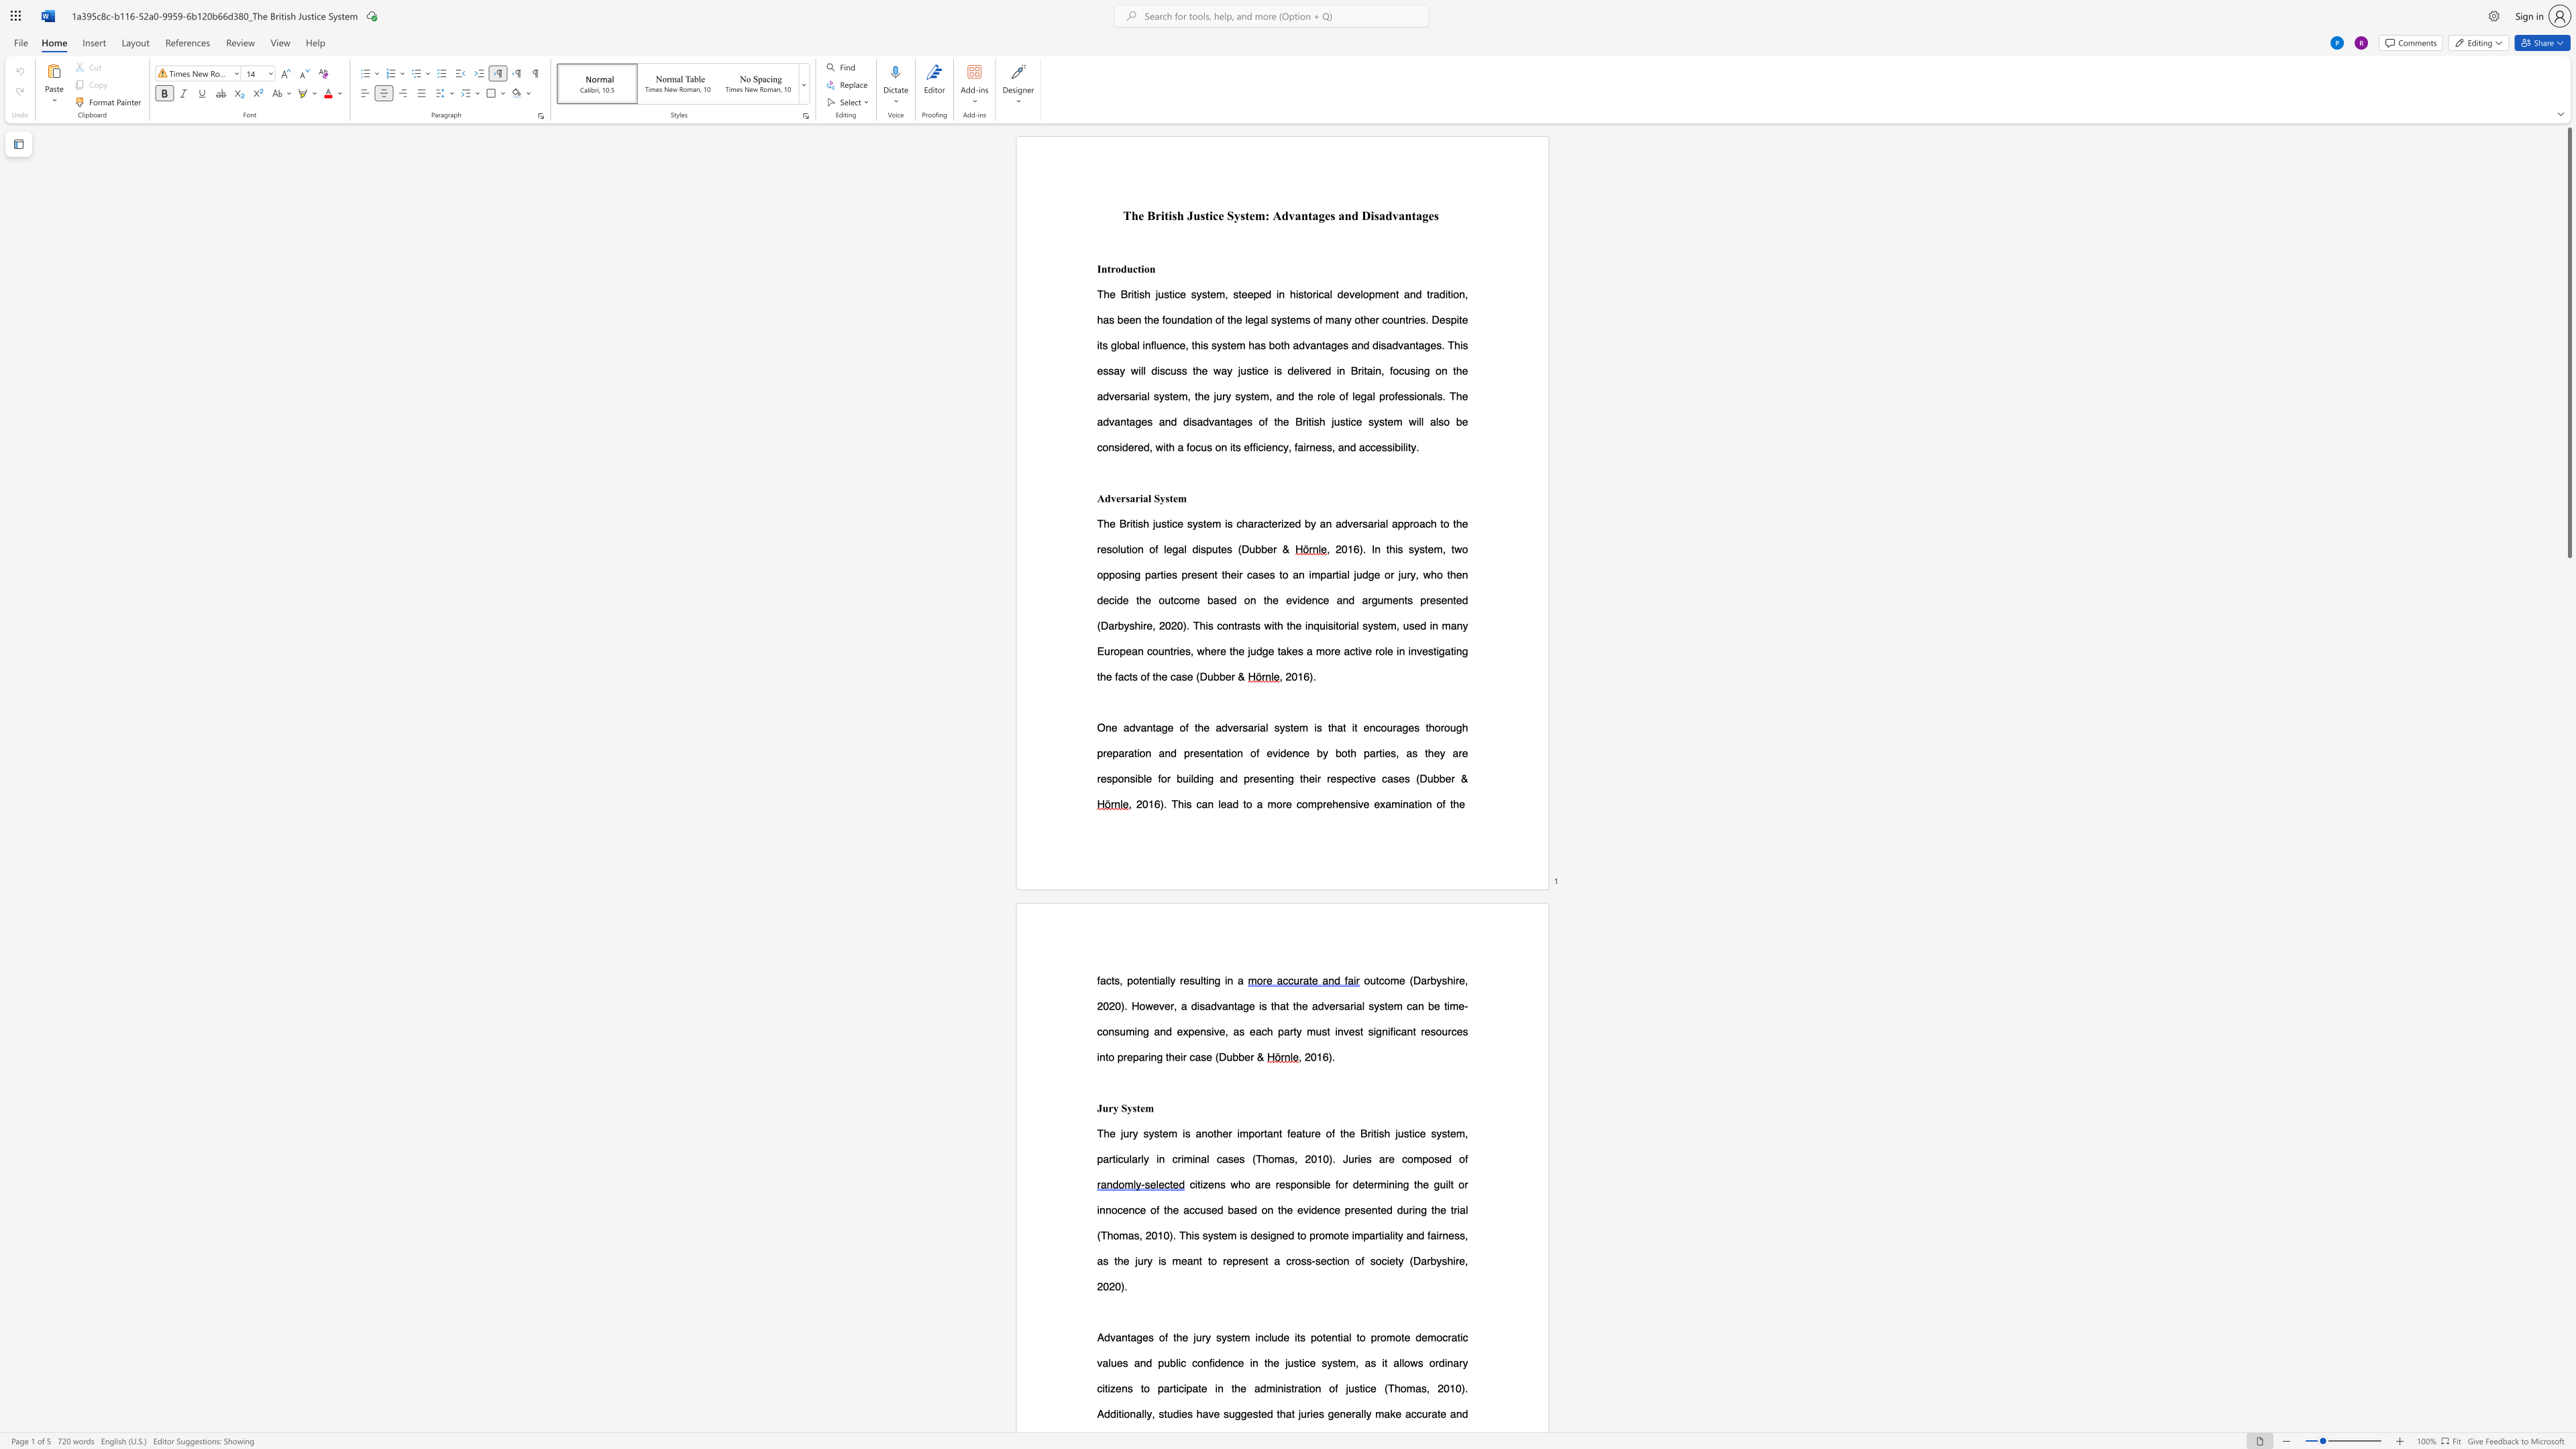  What do you see at coordinates (1192, 1388) in the screenshot?
I see `the subset text "ate" within the text "participate"` at bounding box center [1192, 1388].